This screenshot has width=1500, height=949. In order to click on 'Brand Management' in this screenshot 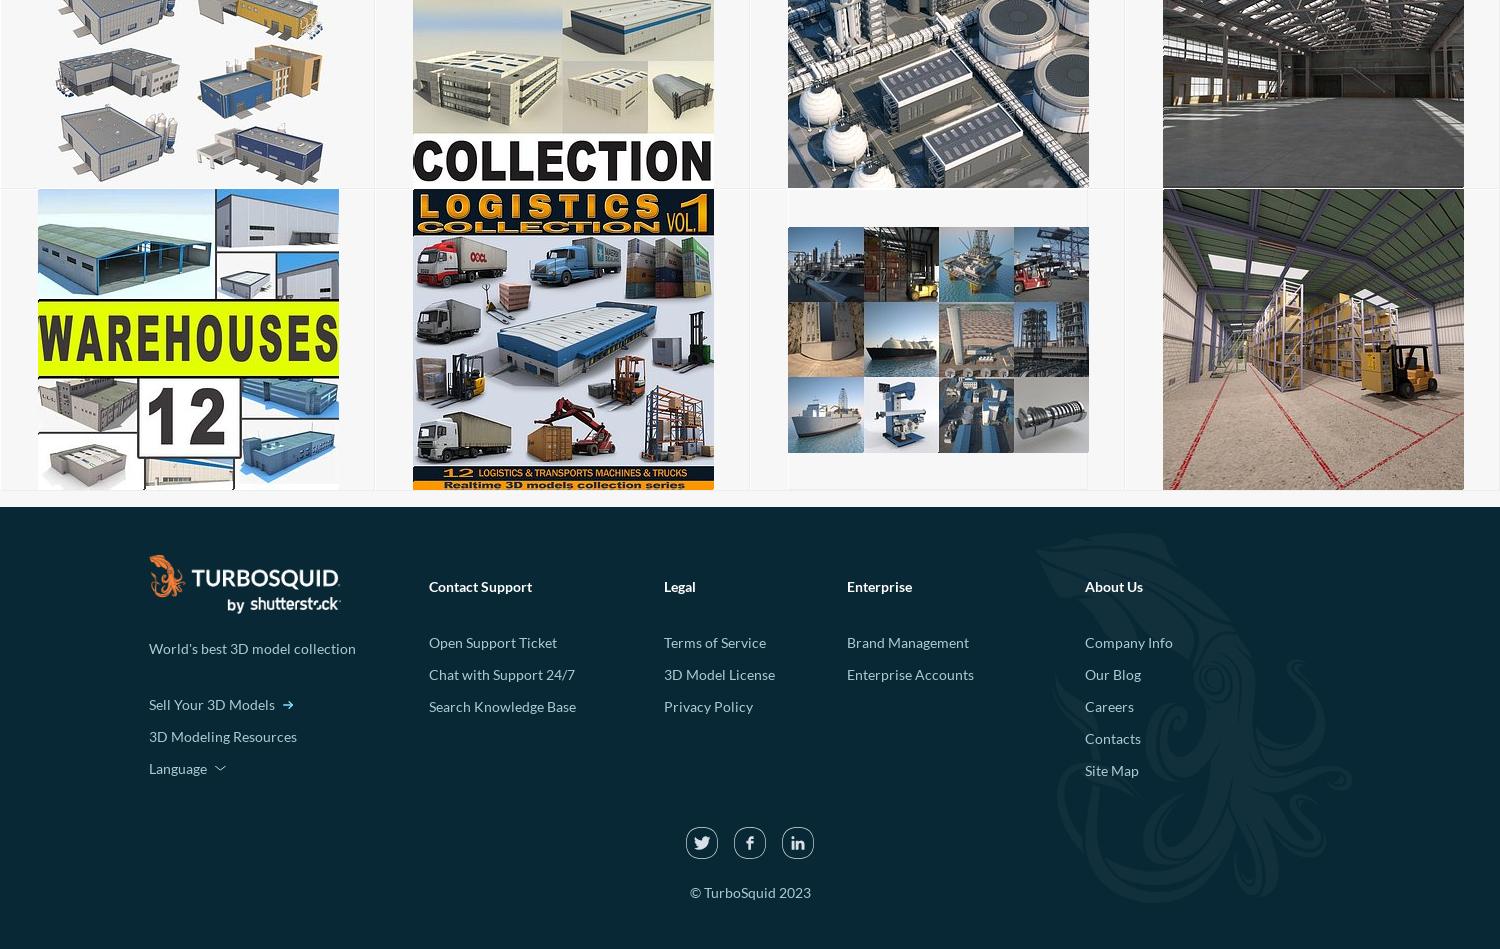, I will do `click(907, 642)`.